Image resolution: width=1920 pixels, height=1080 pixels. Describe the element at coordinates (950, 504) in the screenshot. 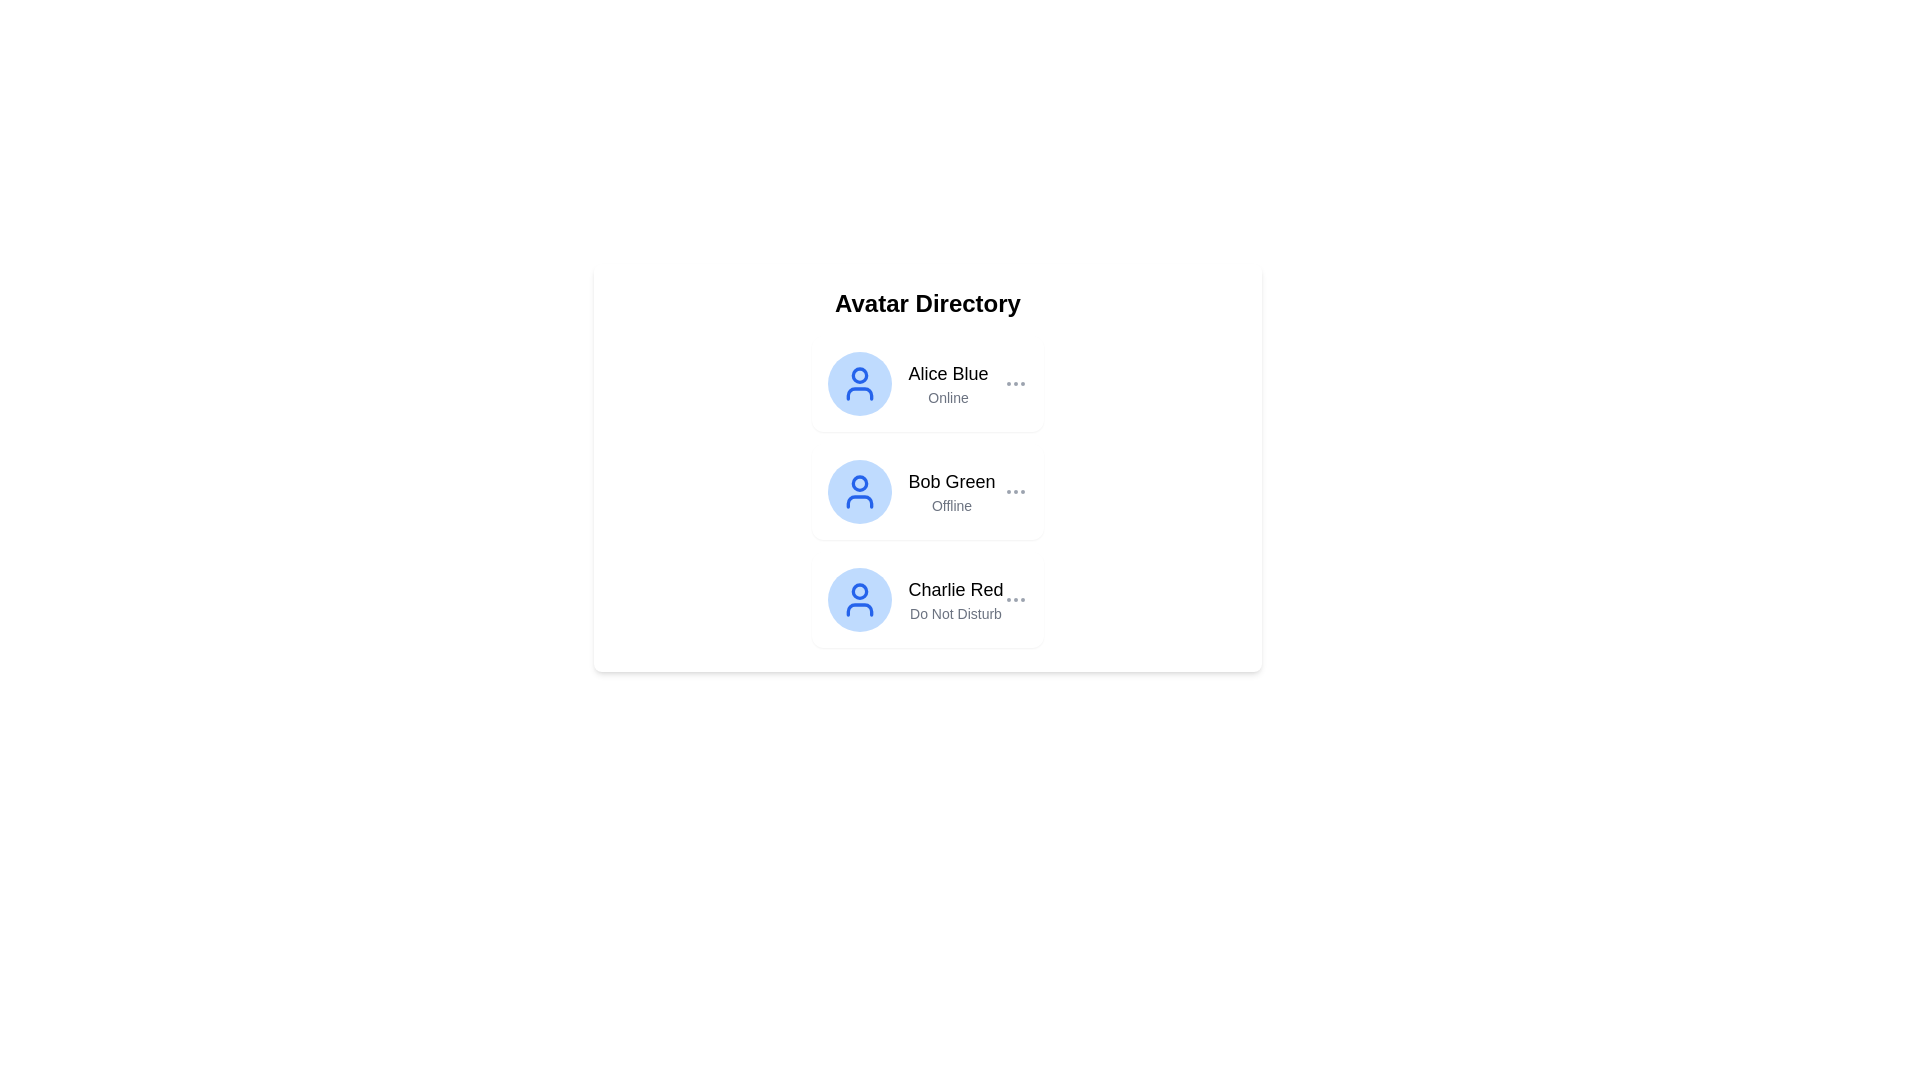

I see `text label displaying 'Offline' which indicates the status of user 'Bob Green' in the Avatar Directory interface` at that location.